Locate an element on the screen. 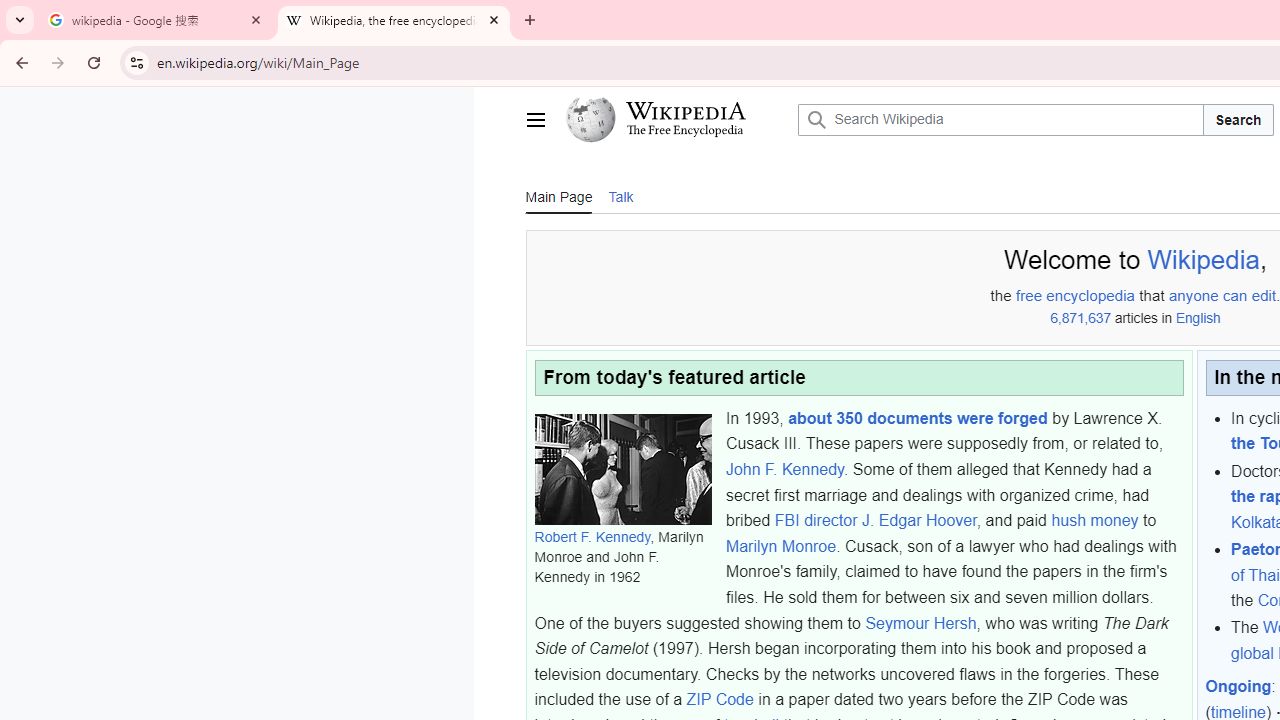 Image resolution: width=1280 pixels, height=720 pixels. 'Seymour Hersh' is located at coordinates (919, 622).